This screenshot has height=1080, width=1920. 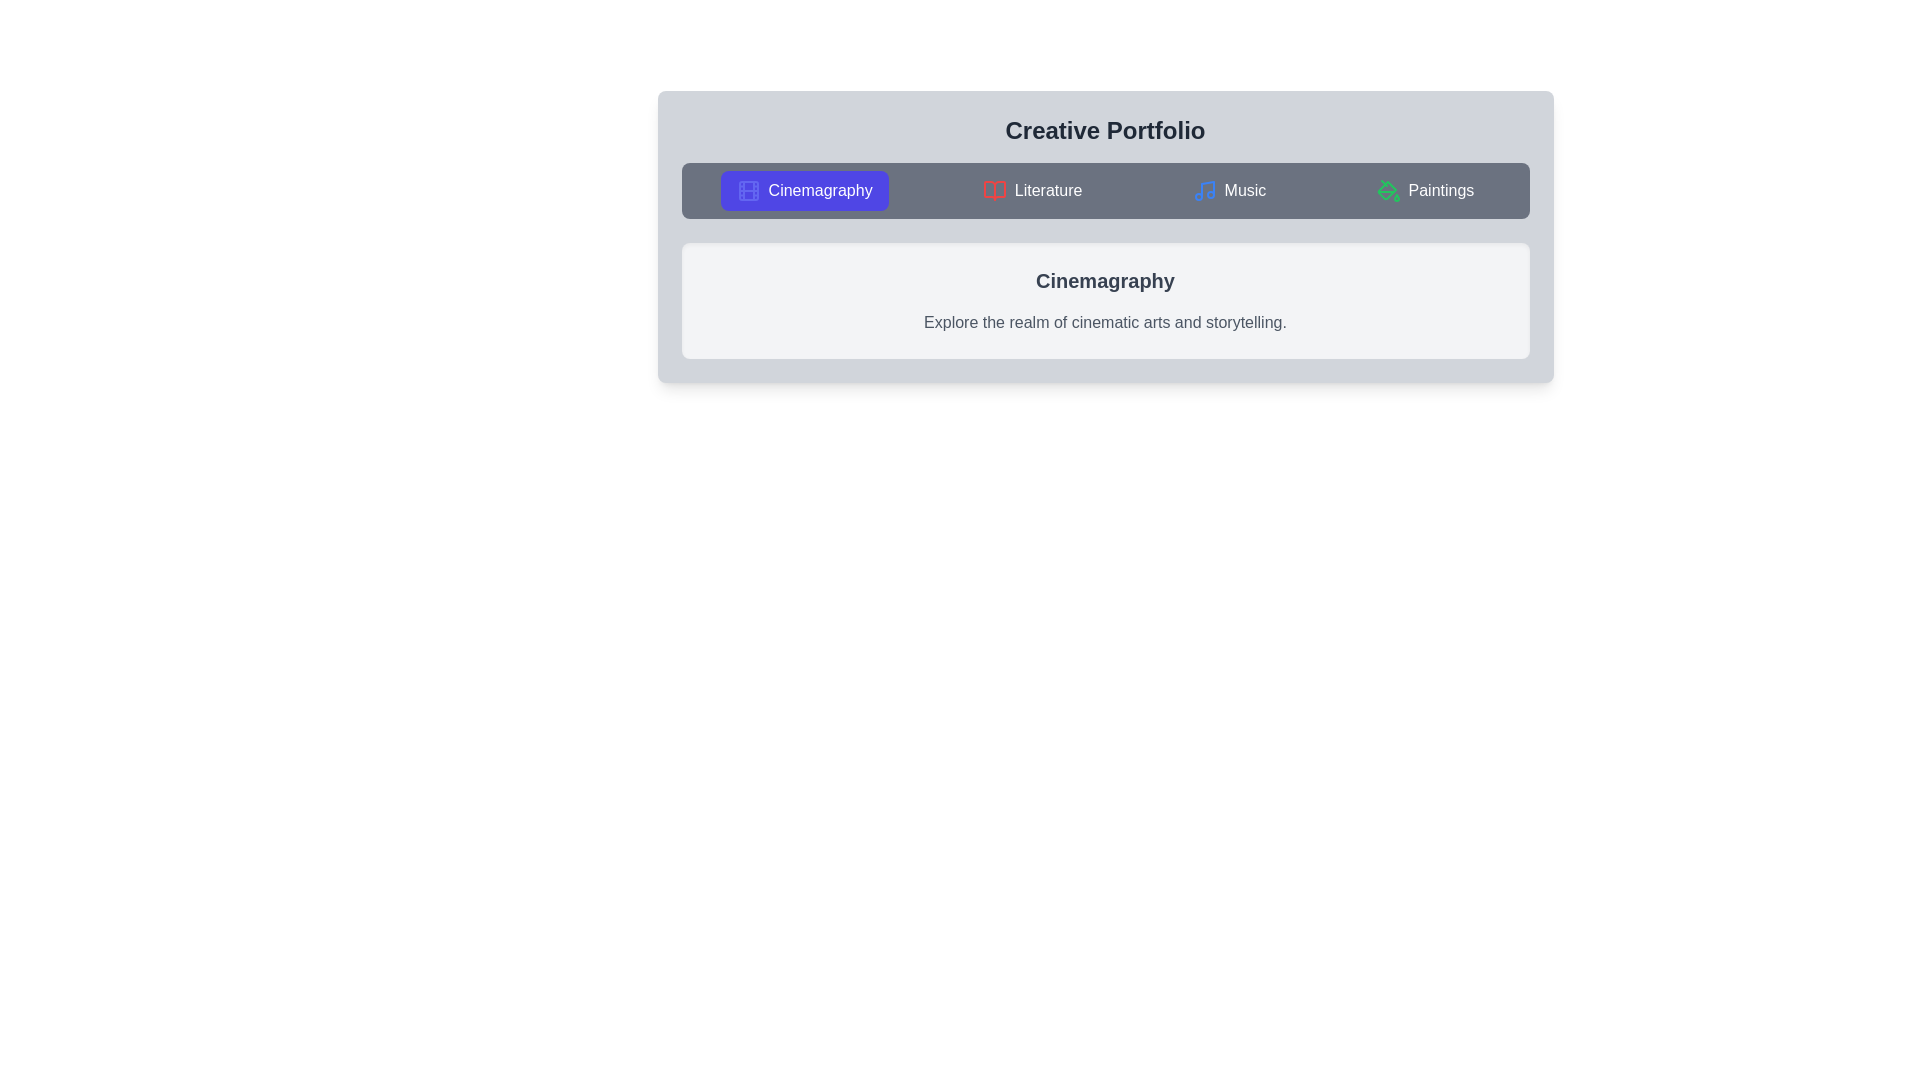 What do you see at coordinates (1032, 191) in the screenshot?
I see `the tab labeled Literature and observe its content` at bounding box center [1032, 191].